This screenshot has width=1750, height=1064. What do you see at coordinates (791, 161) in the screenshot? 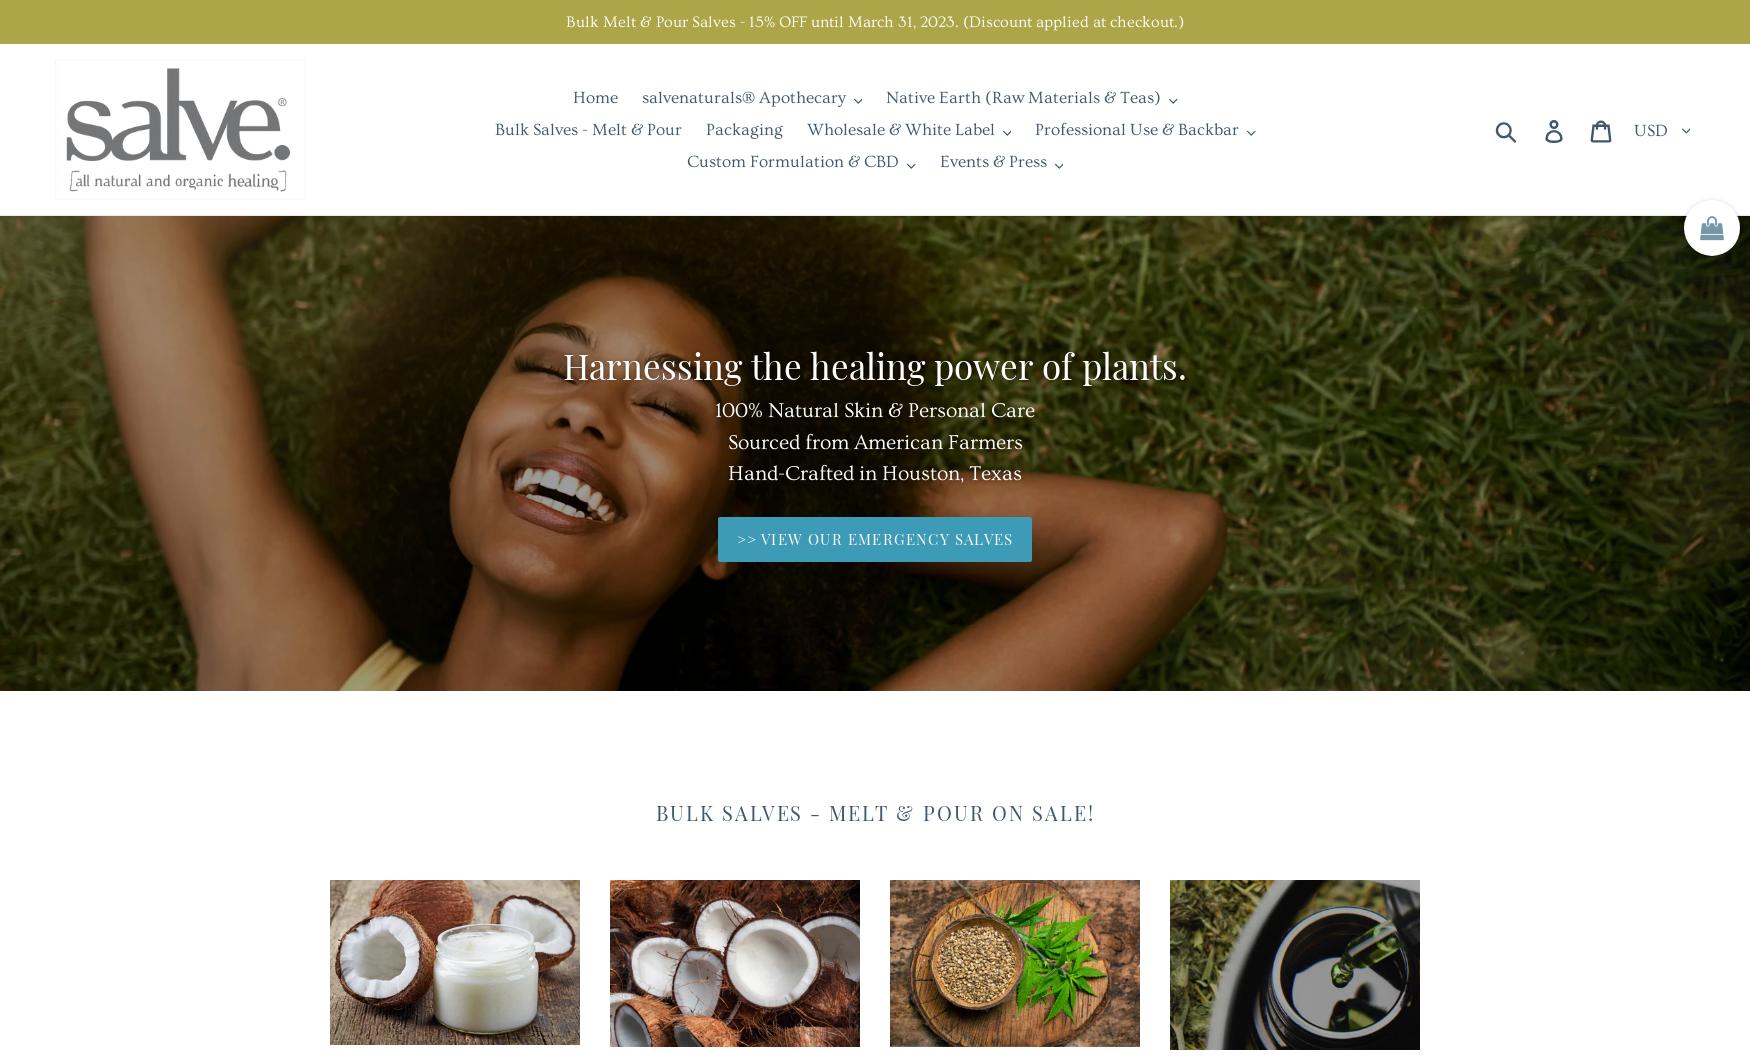
I see `'Custom Formulation & CBD'` at bounding box center [791, 161].